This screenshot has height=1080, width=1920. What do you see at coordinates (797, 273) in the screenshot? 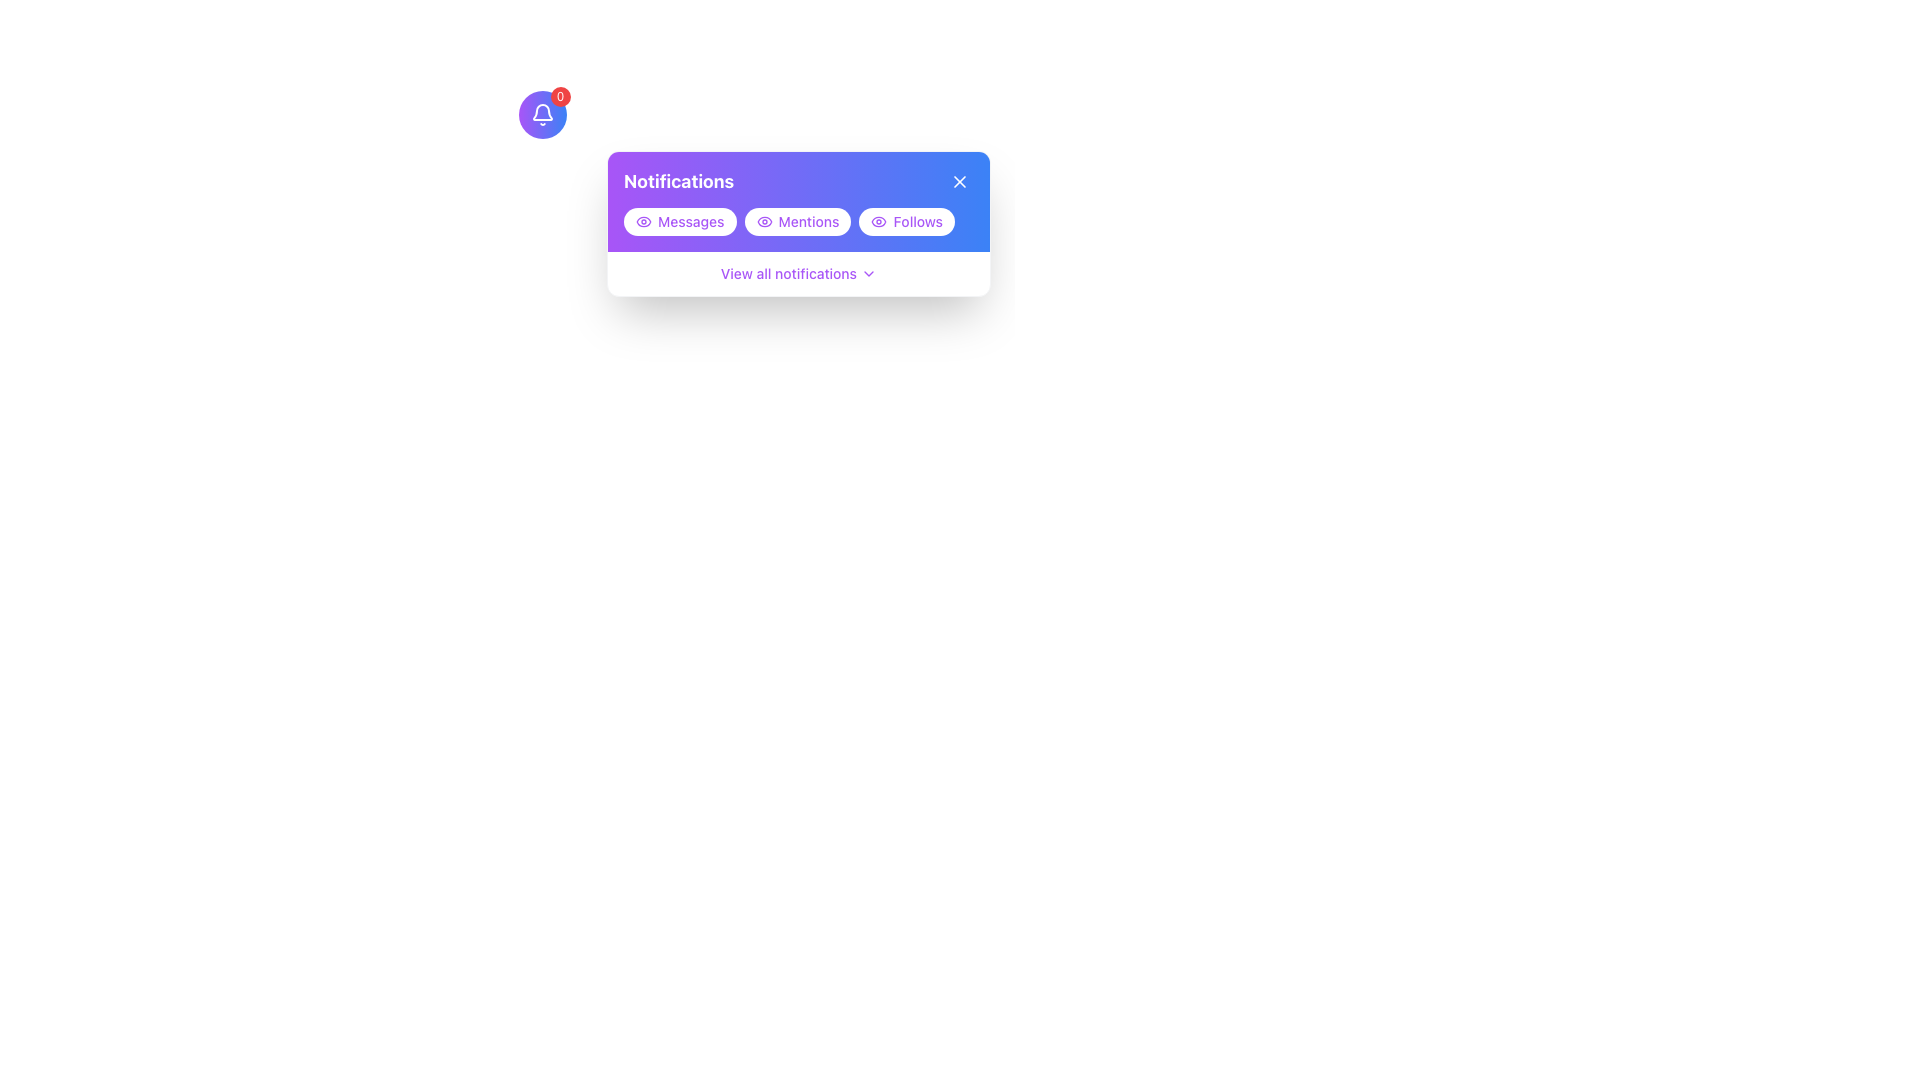
I see `the button located at the bottom of the notification panel` at bounding box center [797, 273].